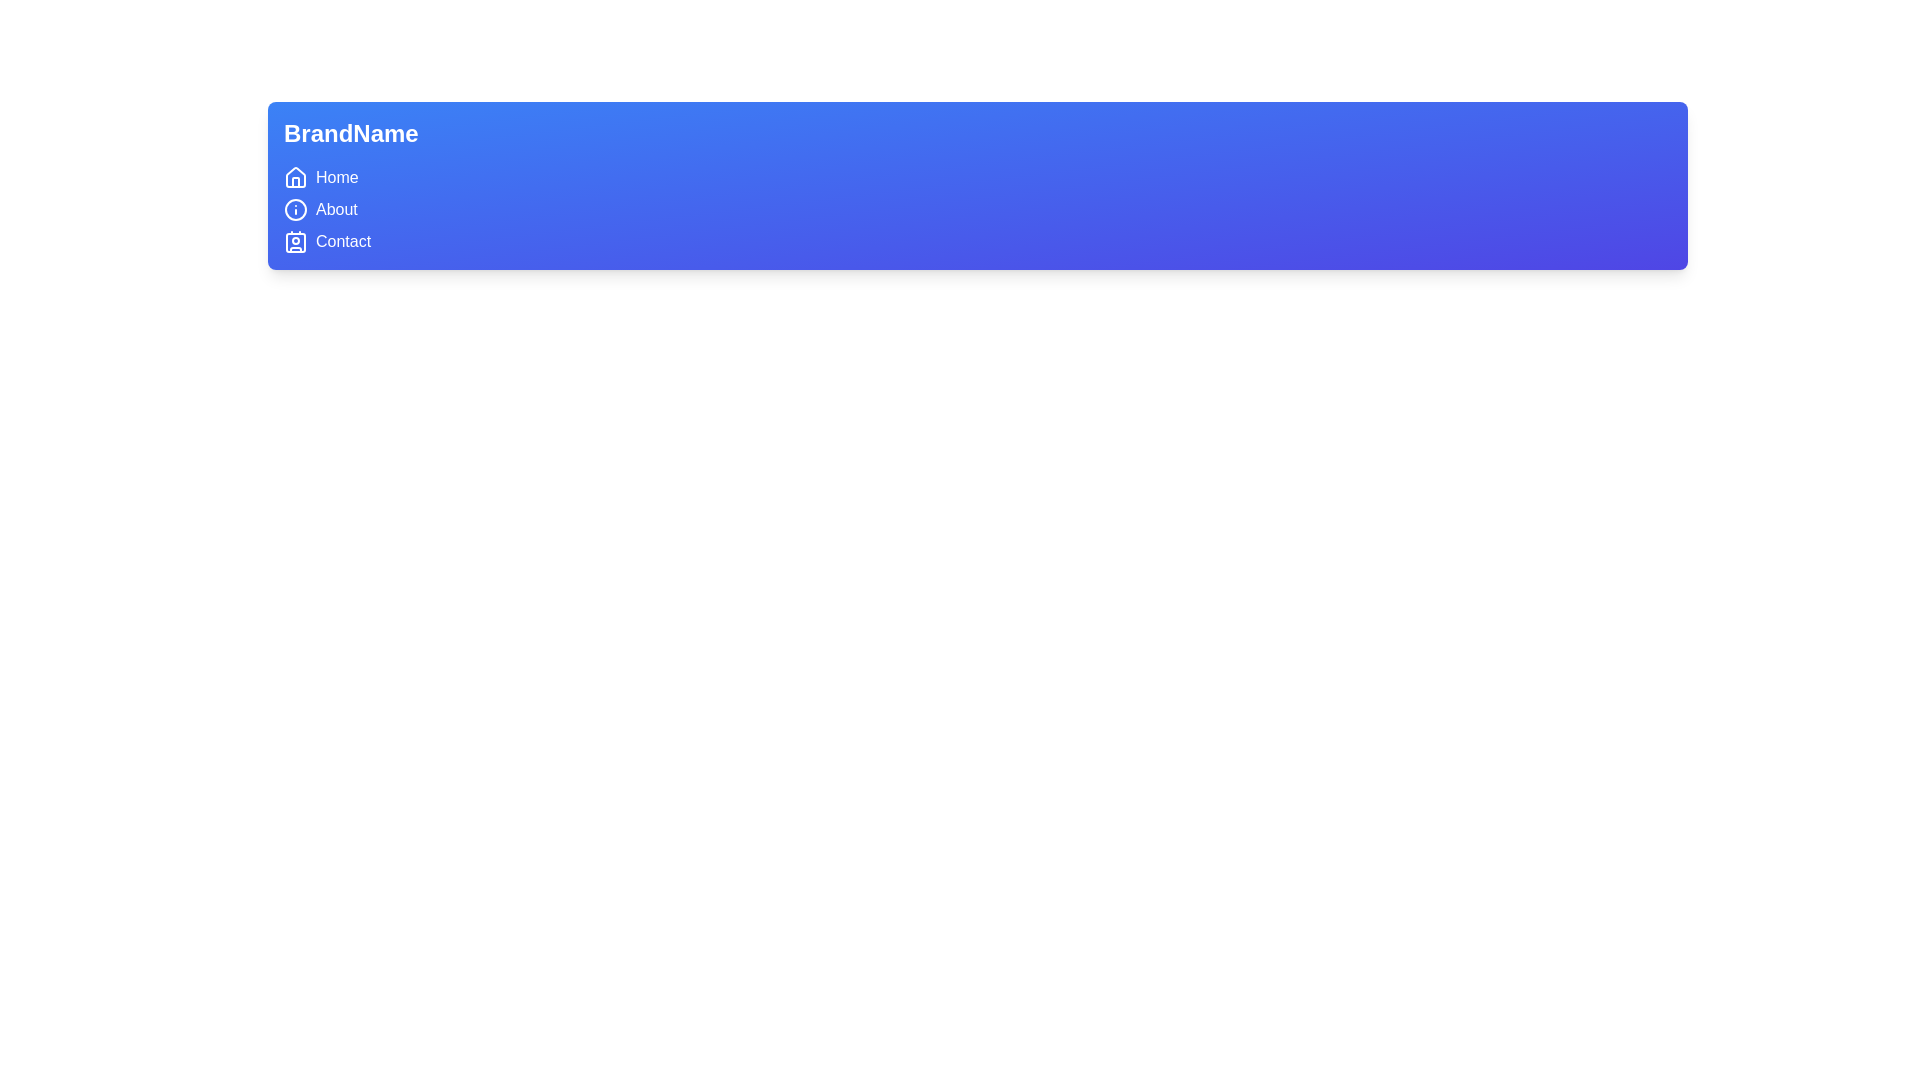 The height and width of the screenshot is (1080, 1920). What do you see at coordinates (337, 176) in the screenshot?
I see `the 'Home' hyperlink text label, which is underlined and located to the right of a house icon` at bounding box center [337, 176].